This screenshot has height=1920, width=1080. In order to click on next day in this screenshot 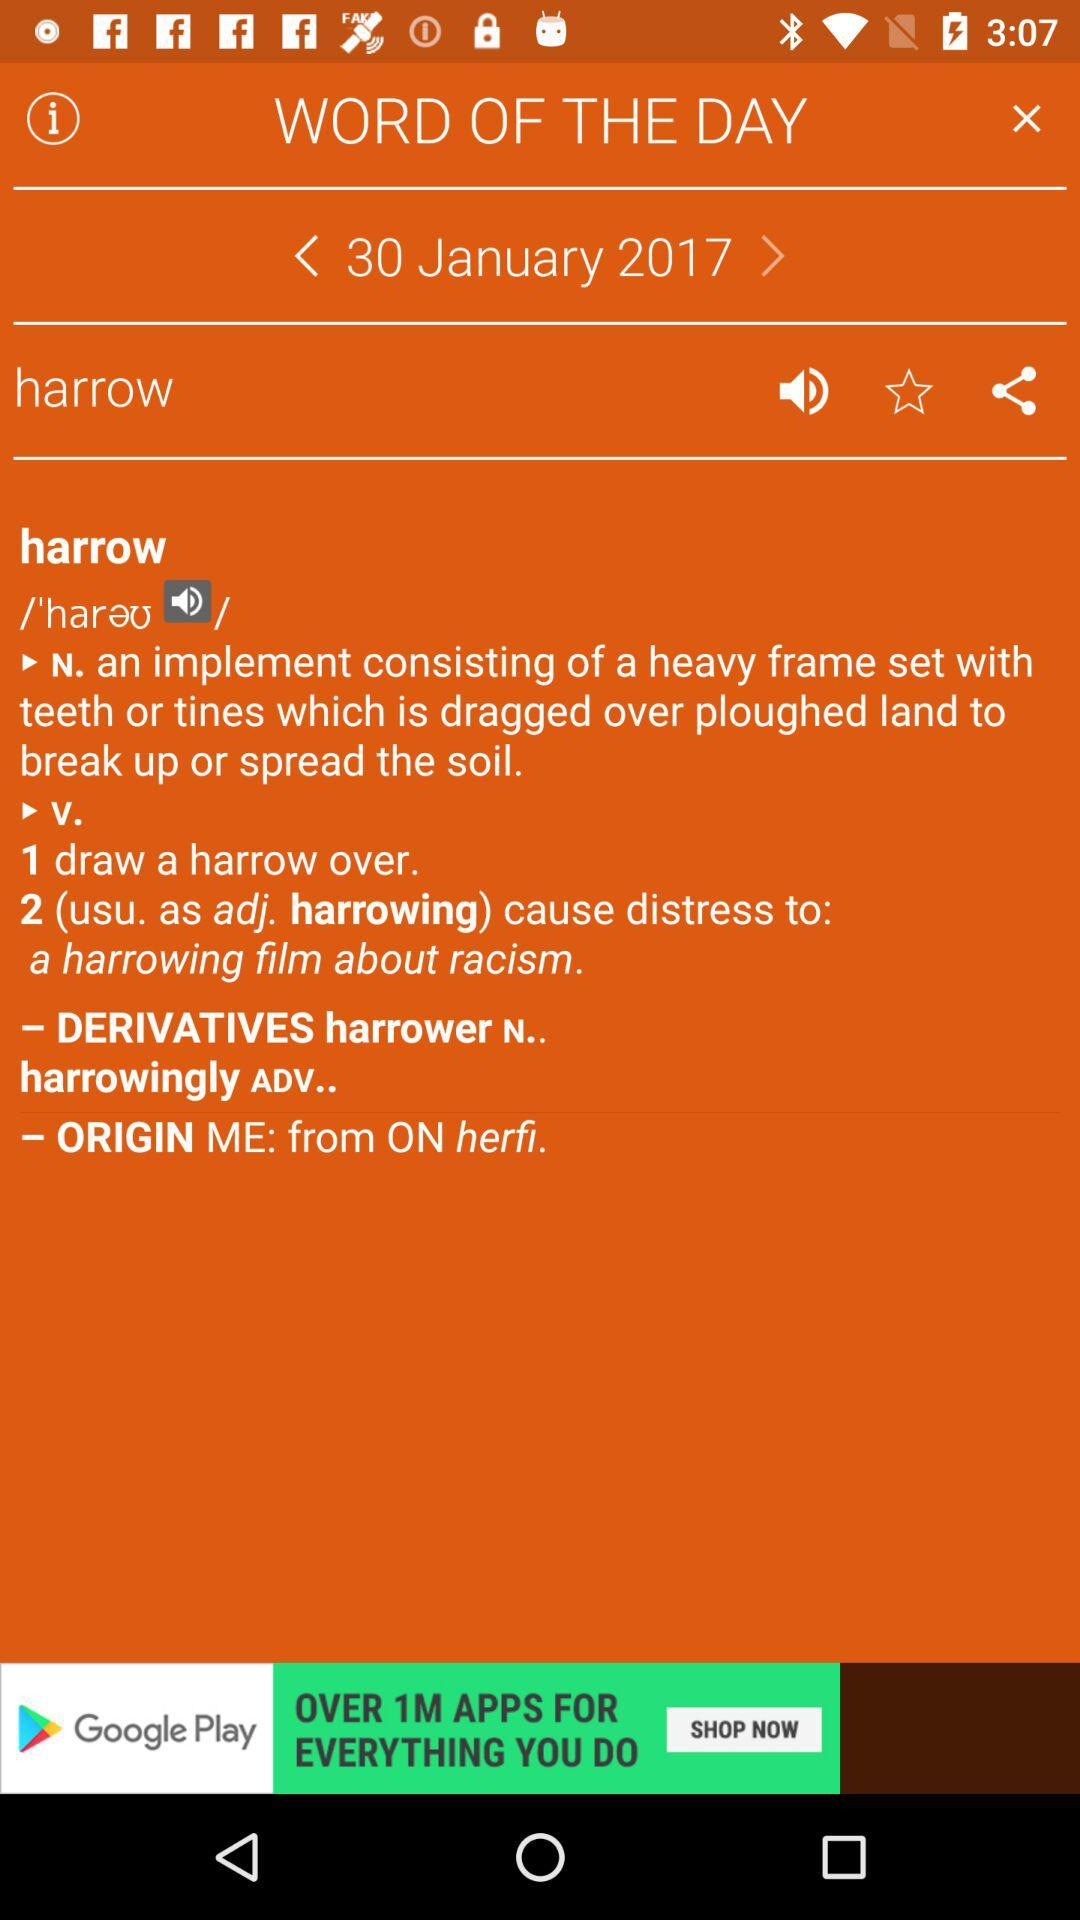, I will do `click(772, 254)`.